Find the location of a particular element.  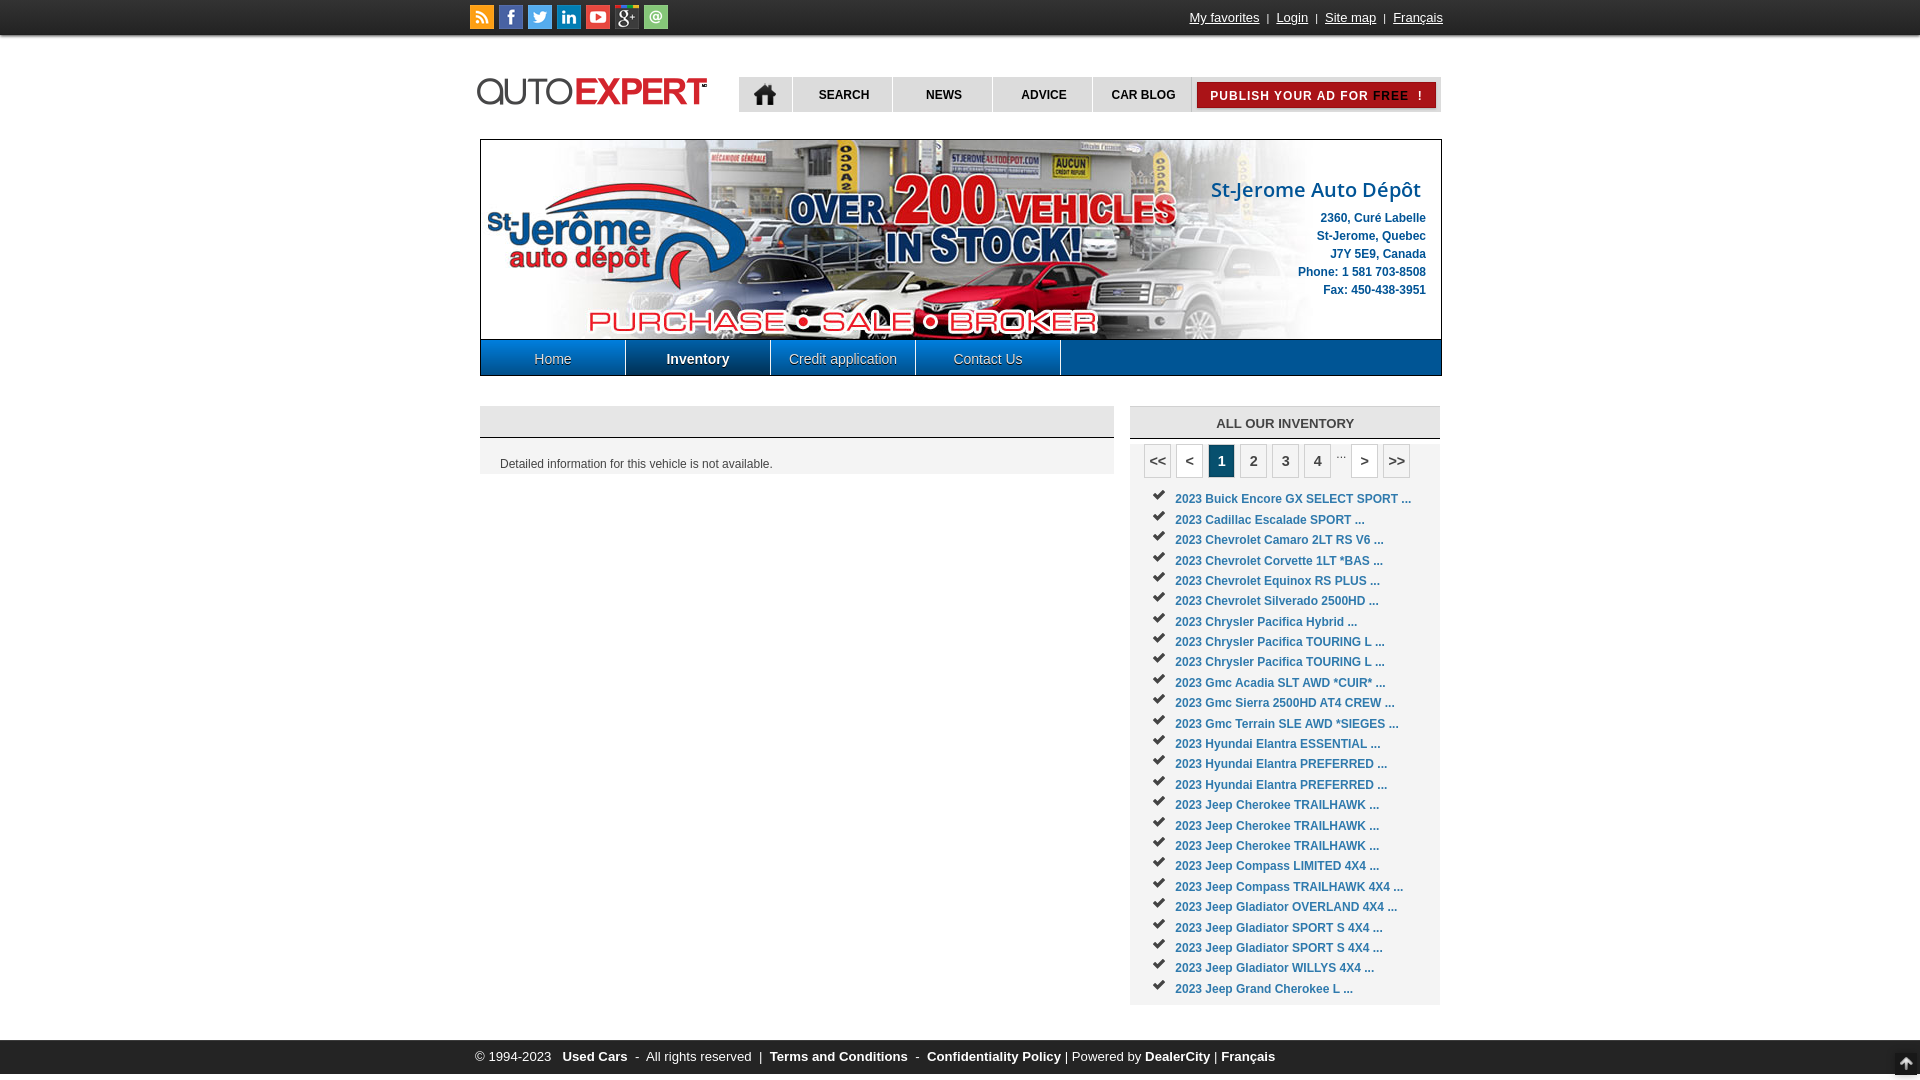

'Follow Publications Le Guide Inc. on LinkedIn' is located at coordinates (568, 24).